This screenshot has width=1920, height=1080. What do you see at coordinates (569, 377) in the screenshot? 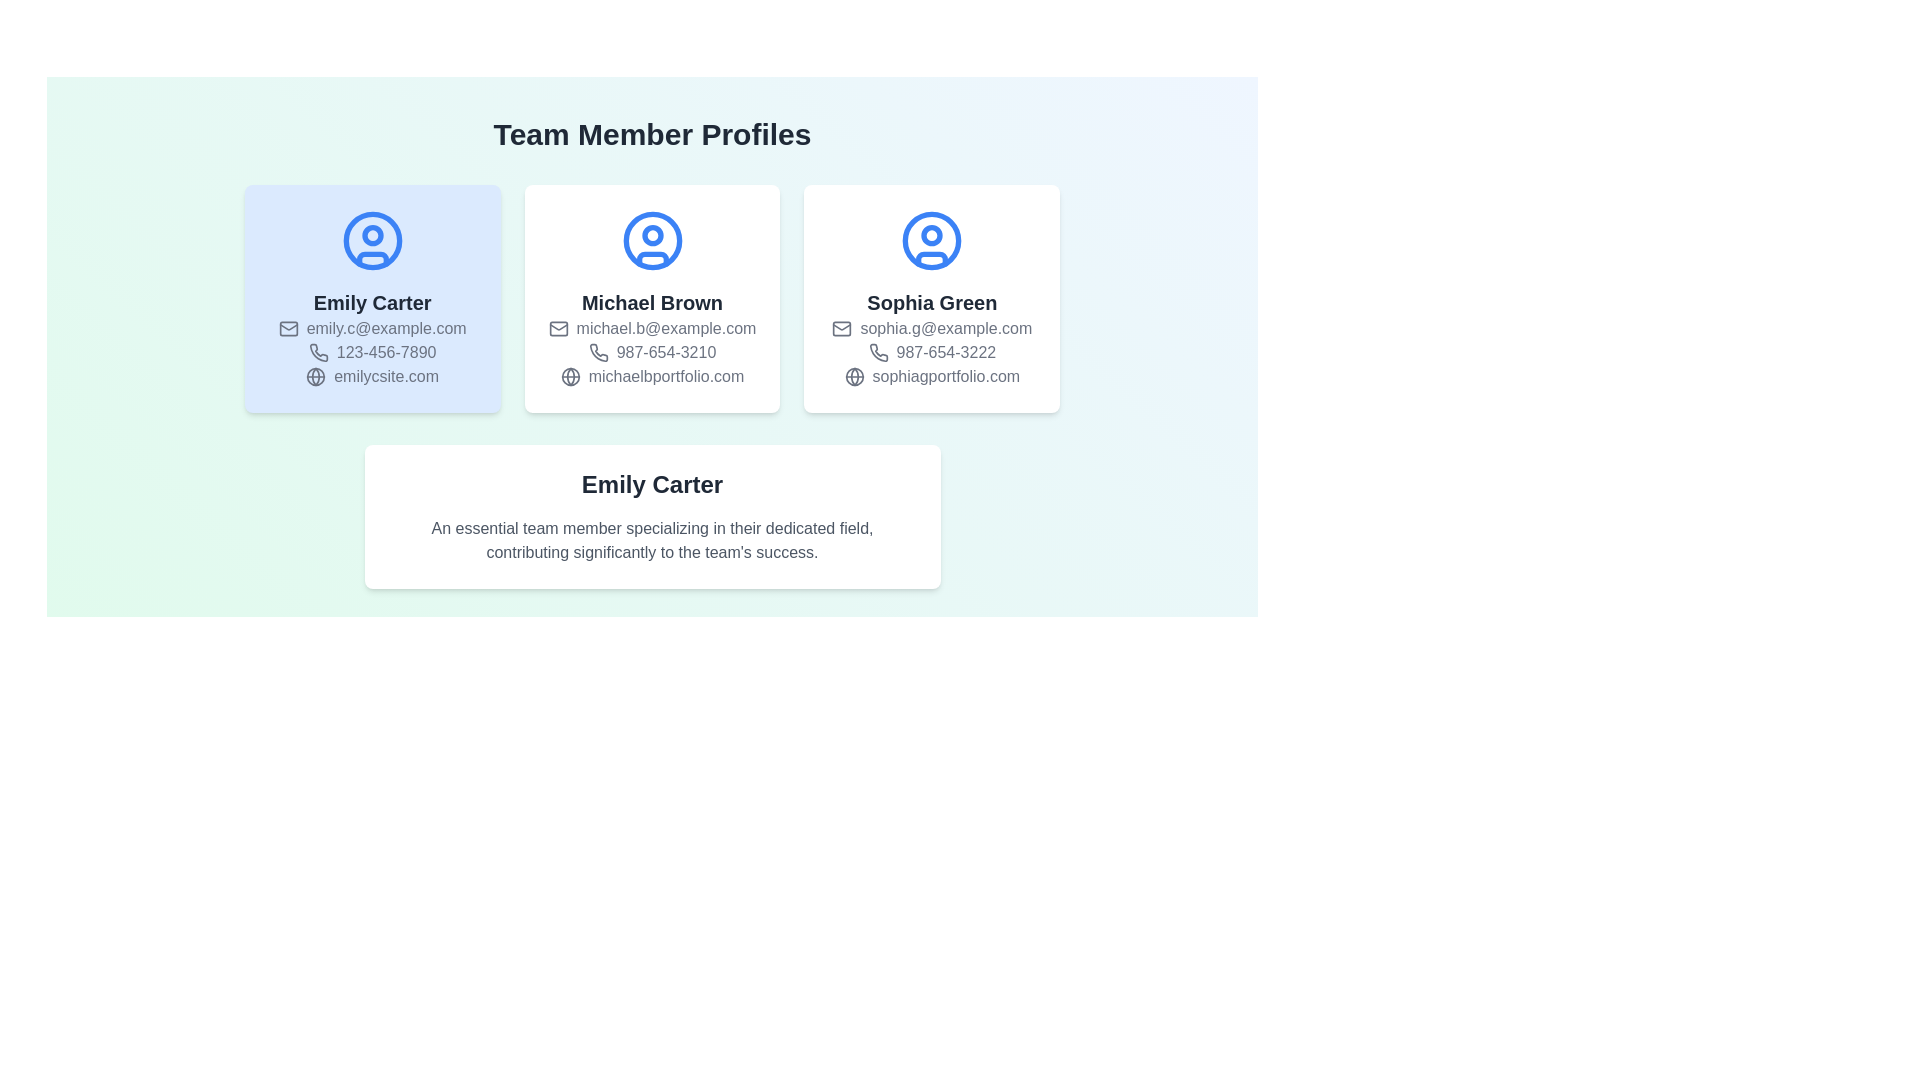
I see `the circle element representing the globe icon in the contact information card for Michael Brown` at bounding box center [569, 377].